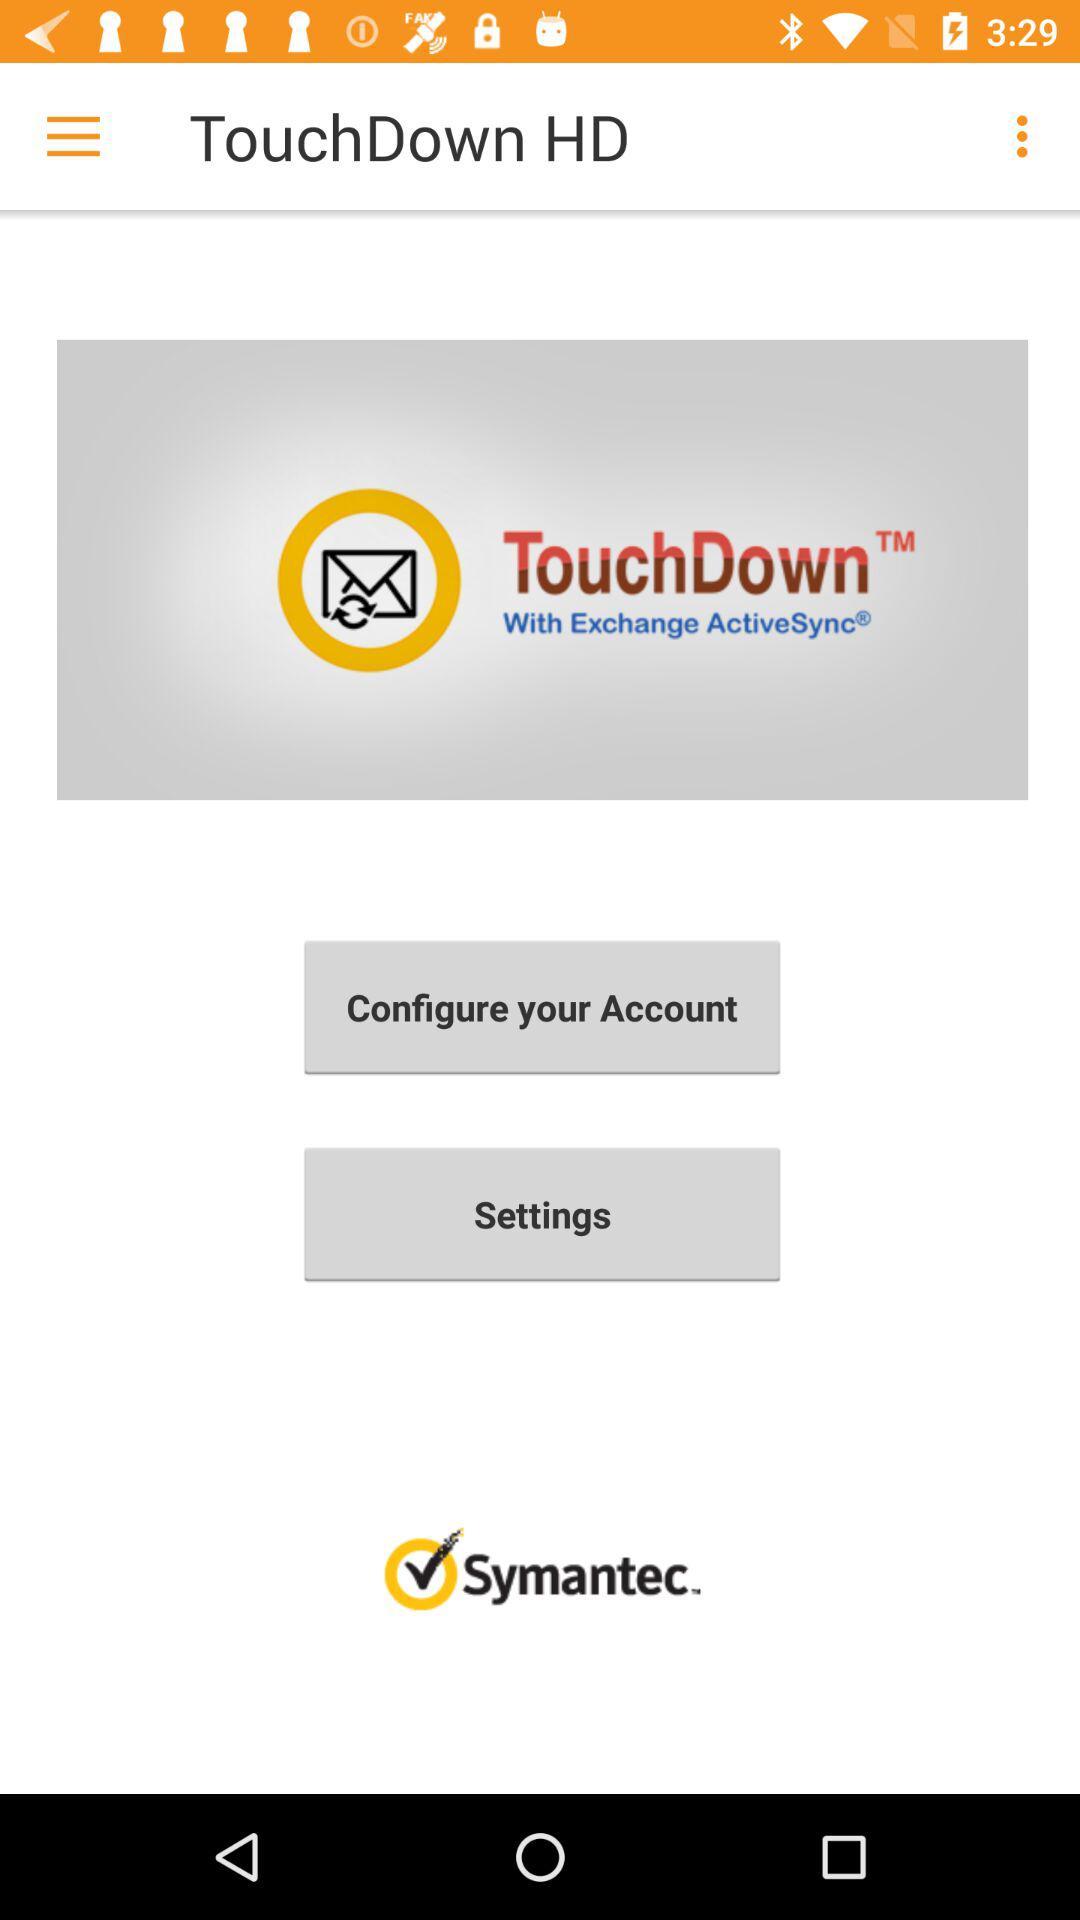 Image resolution: width=1080 pixels, height=1920 pixels. I want to click on the icon above the settings item, so click(542, 1007).